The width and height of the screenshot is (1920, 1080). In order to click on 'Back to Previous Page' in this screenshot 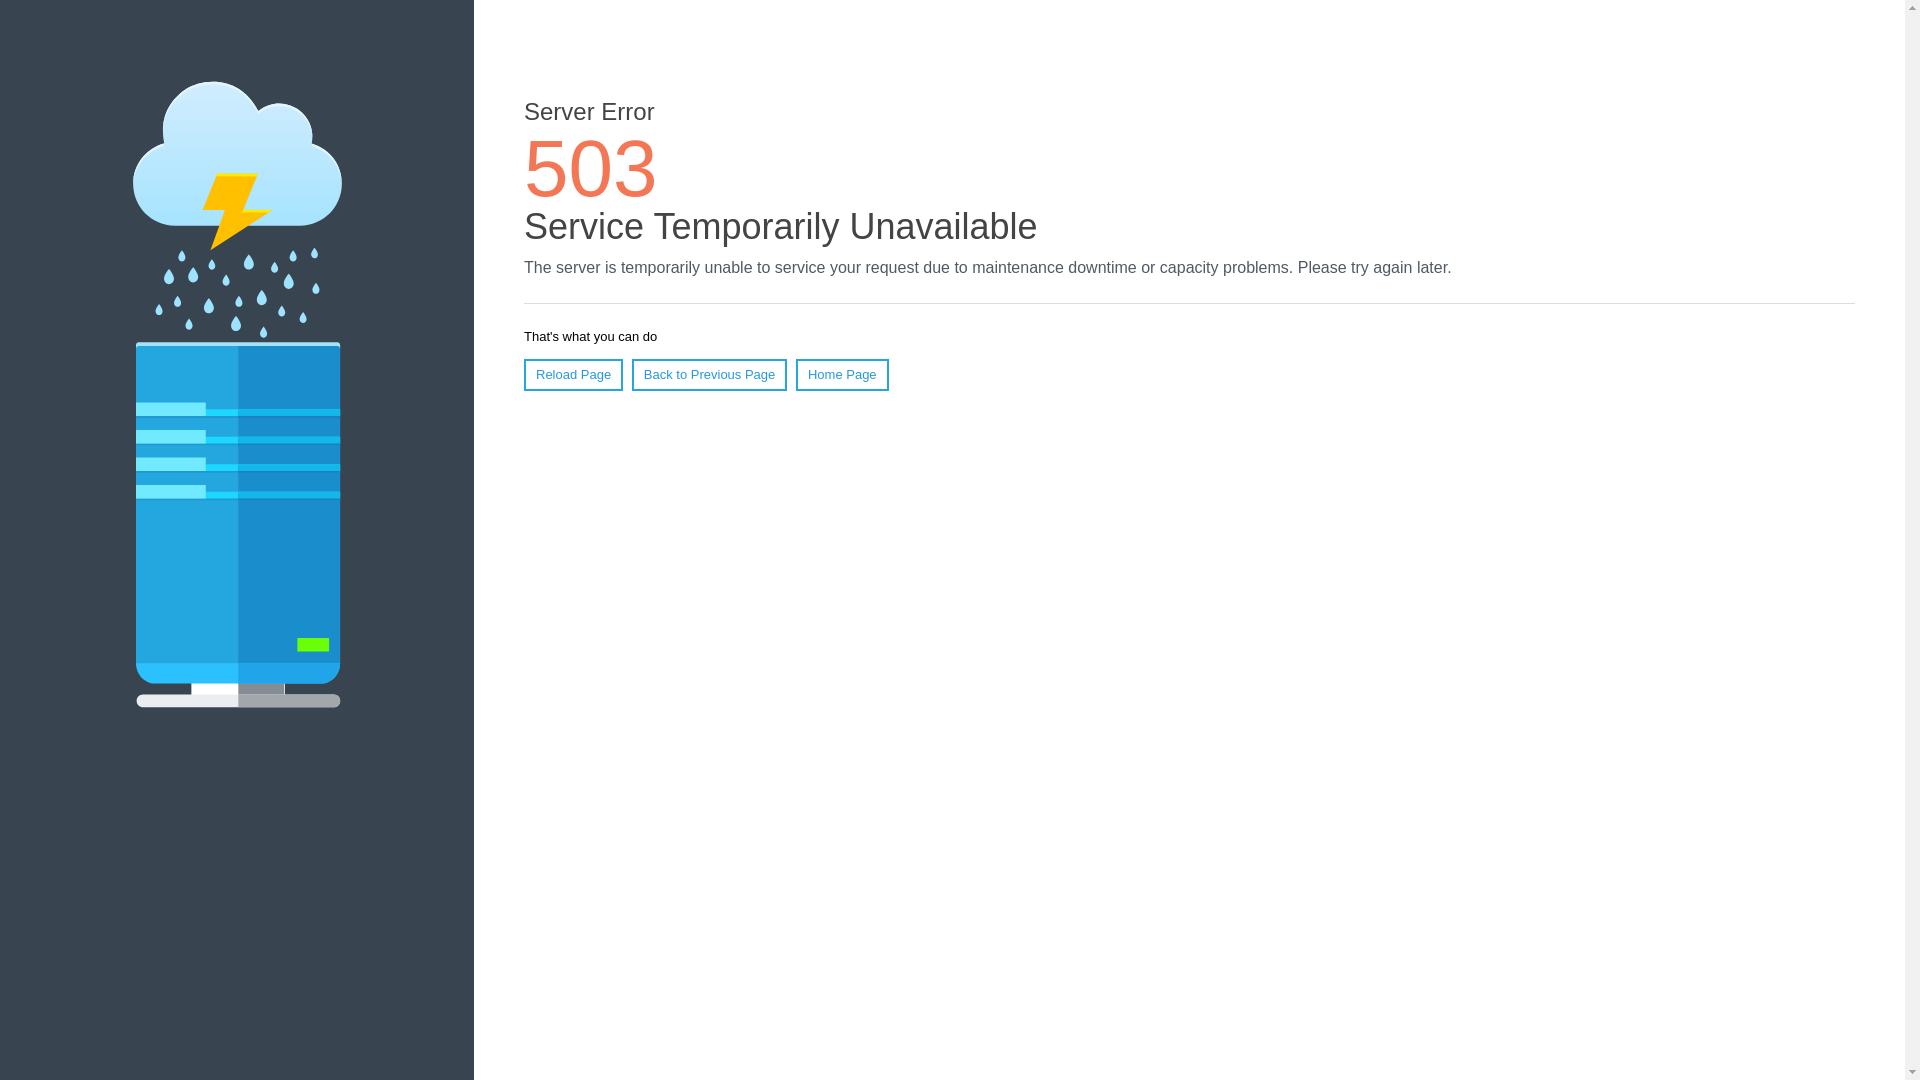, I will do `click(710, 374)`.